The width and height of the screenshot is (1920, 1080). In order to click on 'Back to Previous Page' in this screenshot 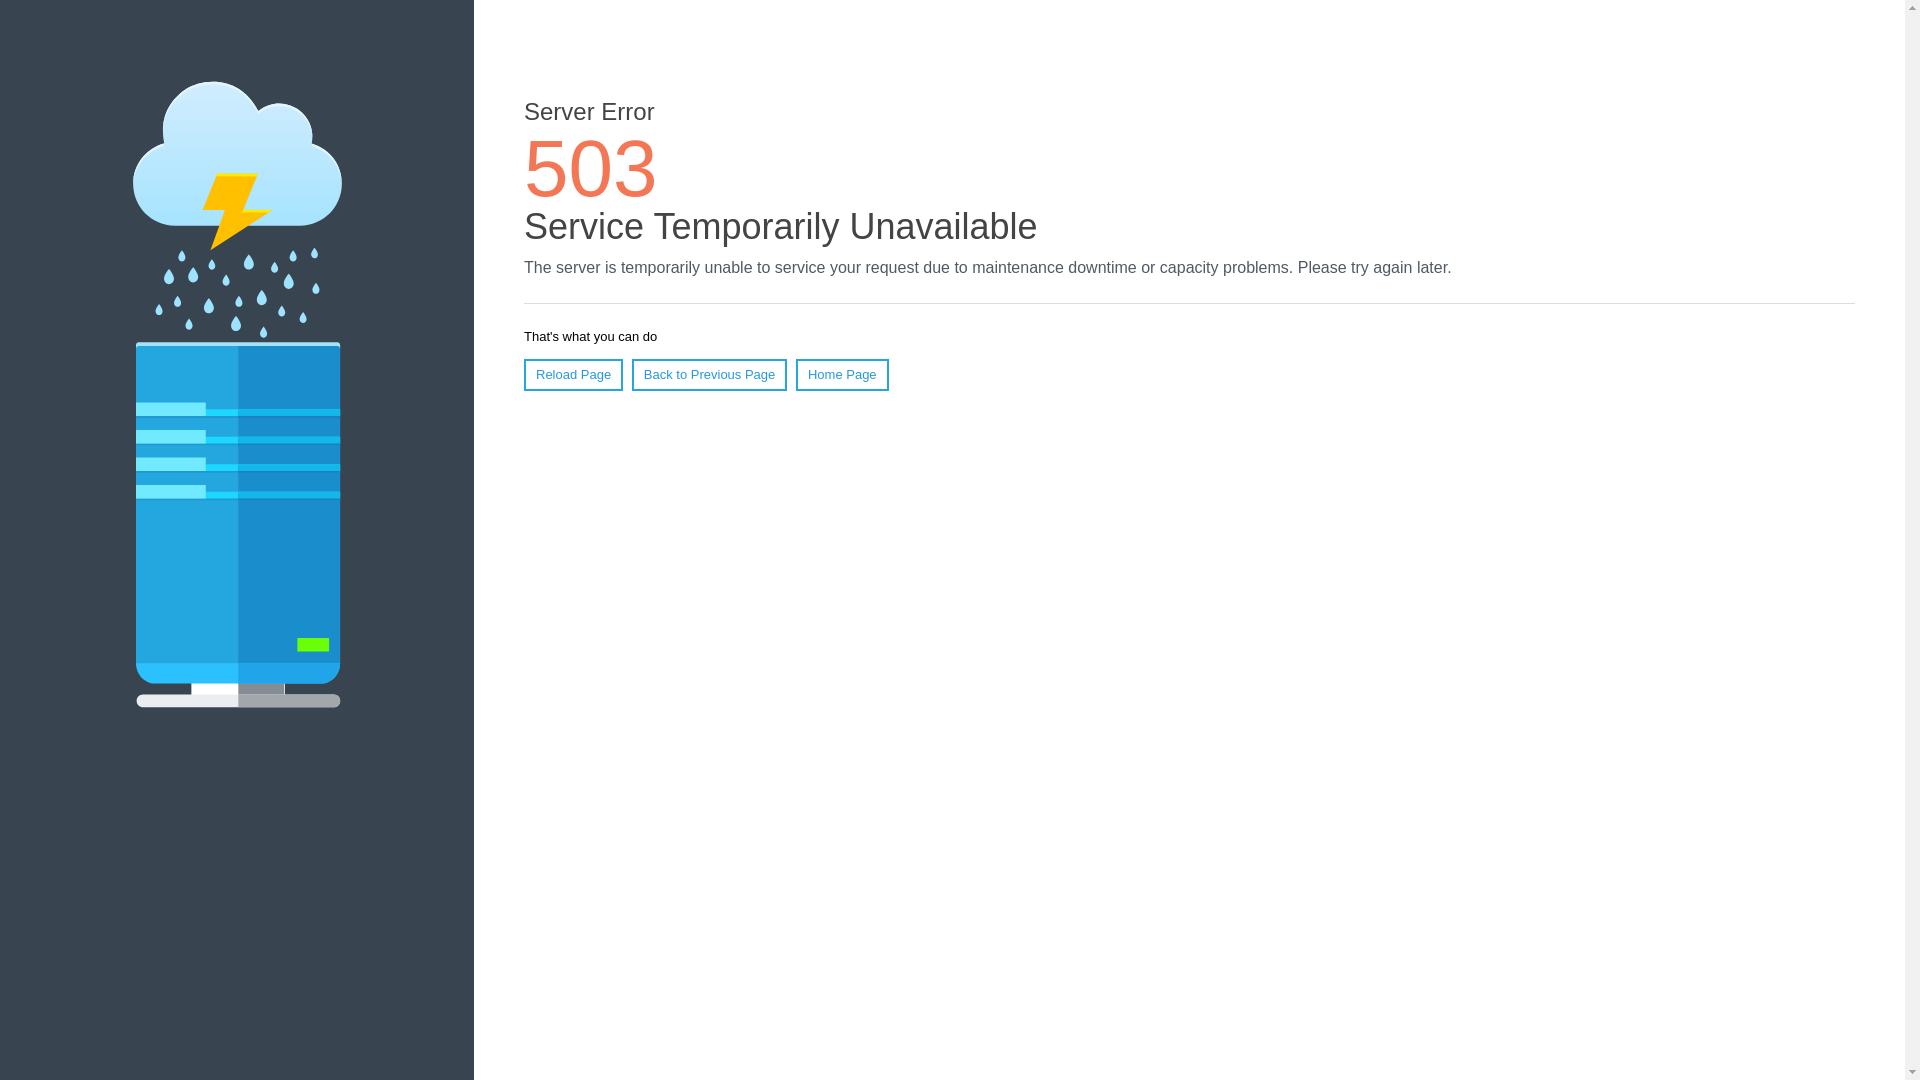, I will do `click(710, 374)`.